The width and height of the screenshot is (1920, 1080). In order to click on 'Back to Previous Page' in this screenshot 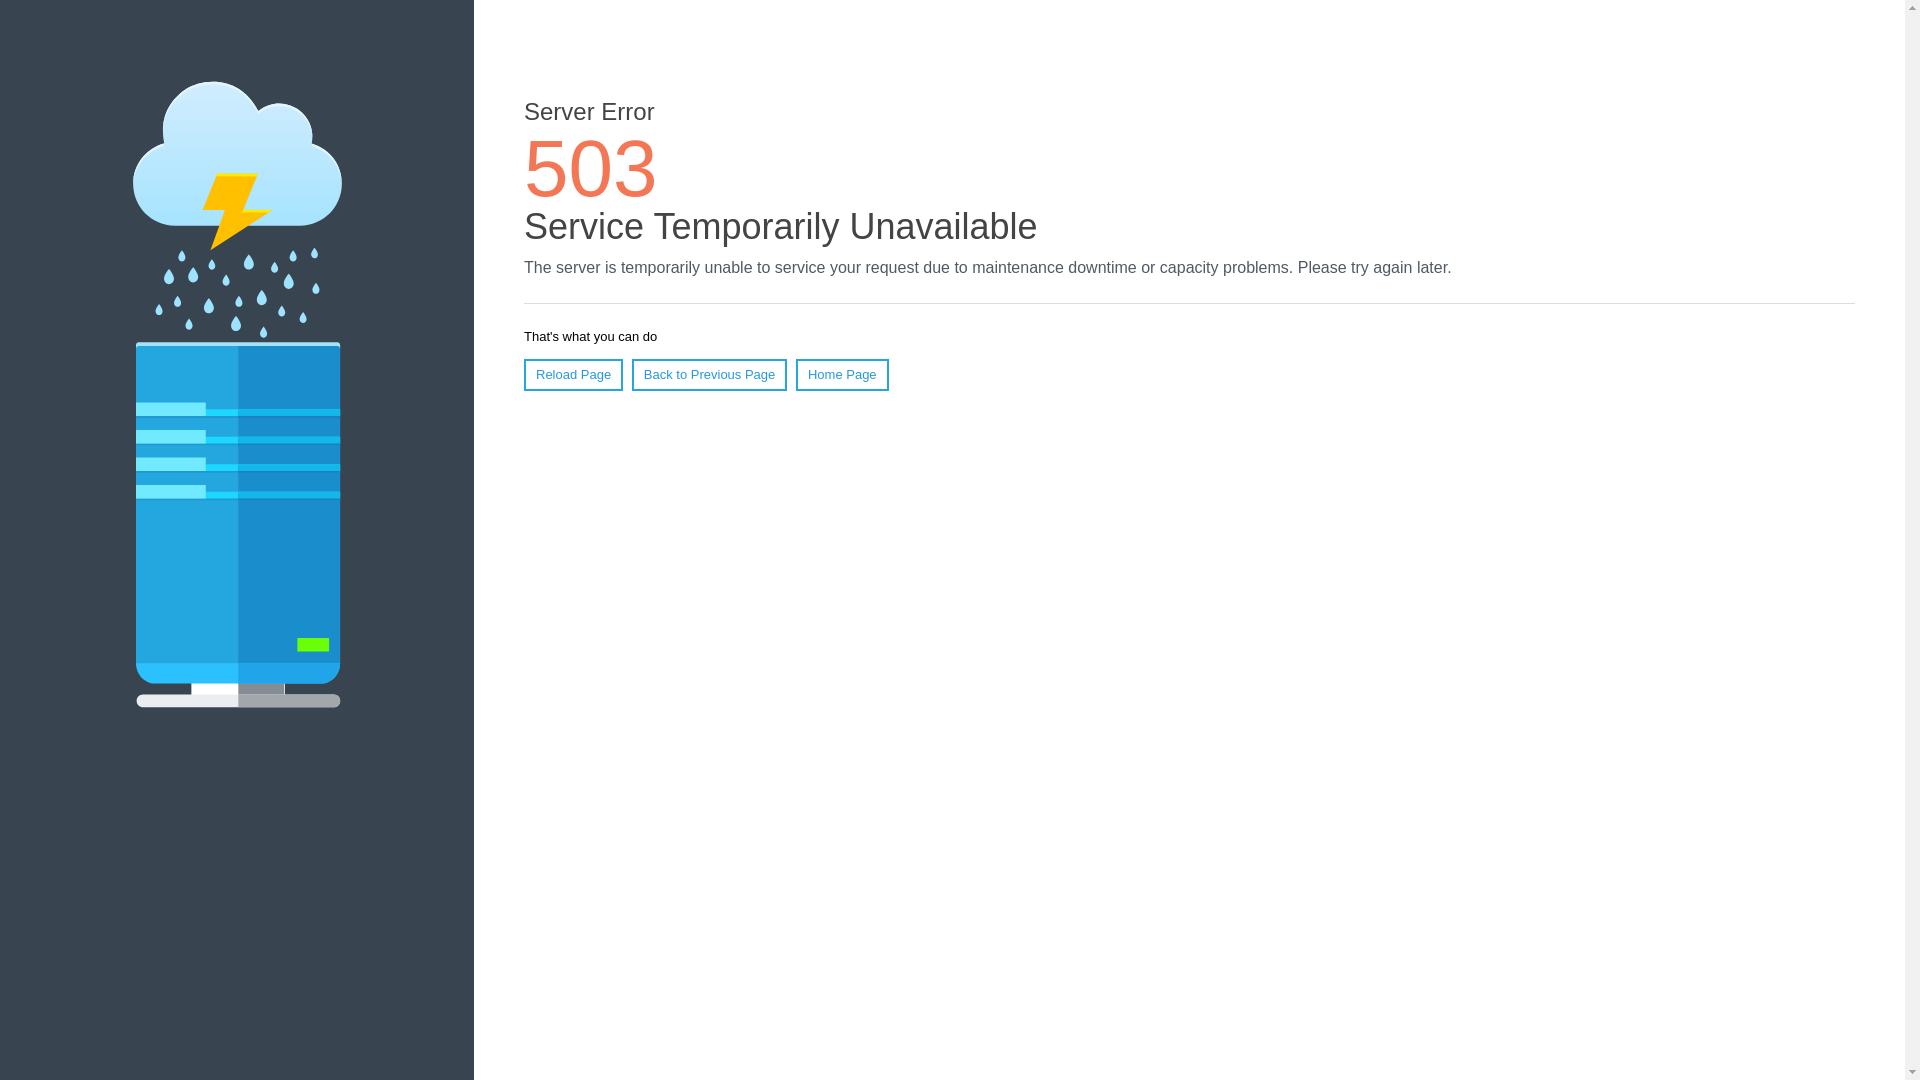, I will do `click(710, 374)`.